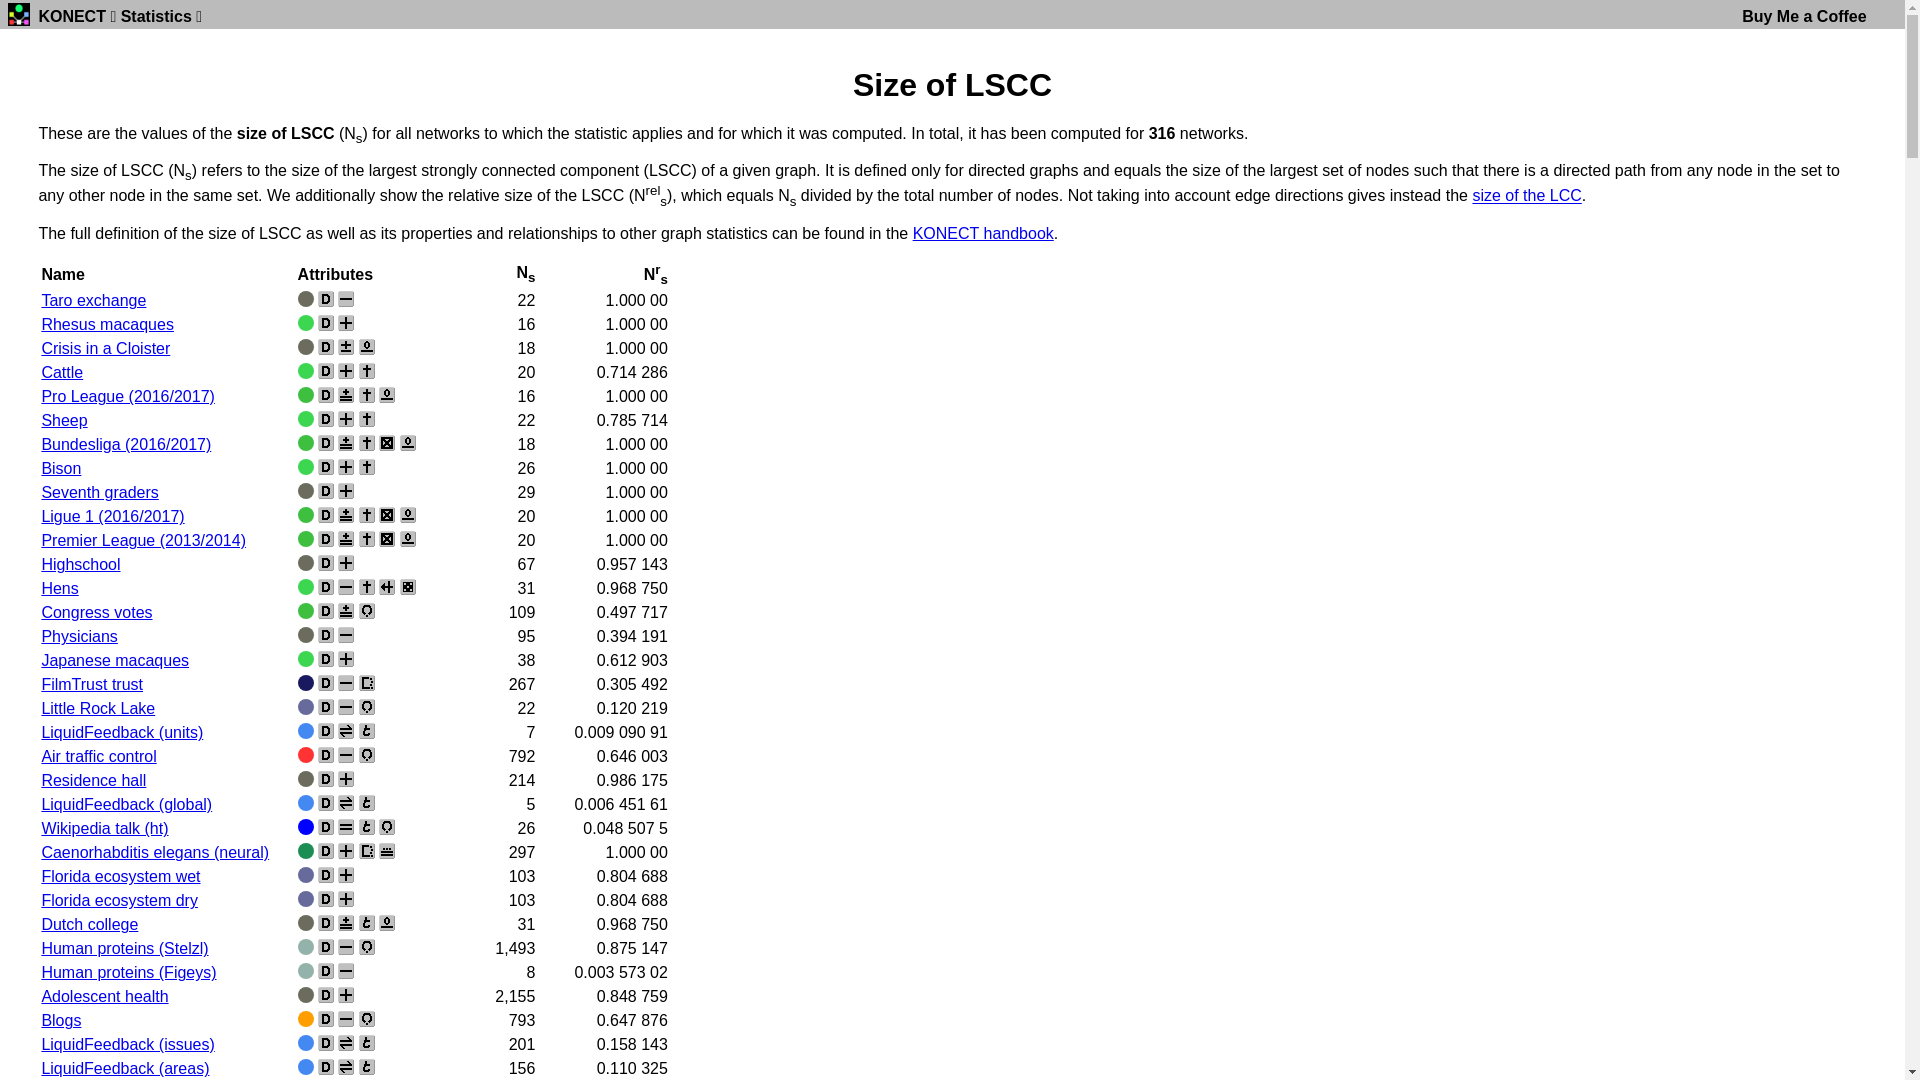 The width and height of the screenshot is (1920, 1080). I want to click on 'Signed, possibly weighted, multiple edges', so click(345, 394).